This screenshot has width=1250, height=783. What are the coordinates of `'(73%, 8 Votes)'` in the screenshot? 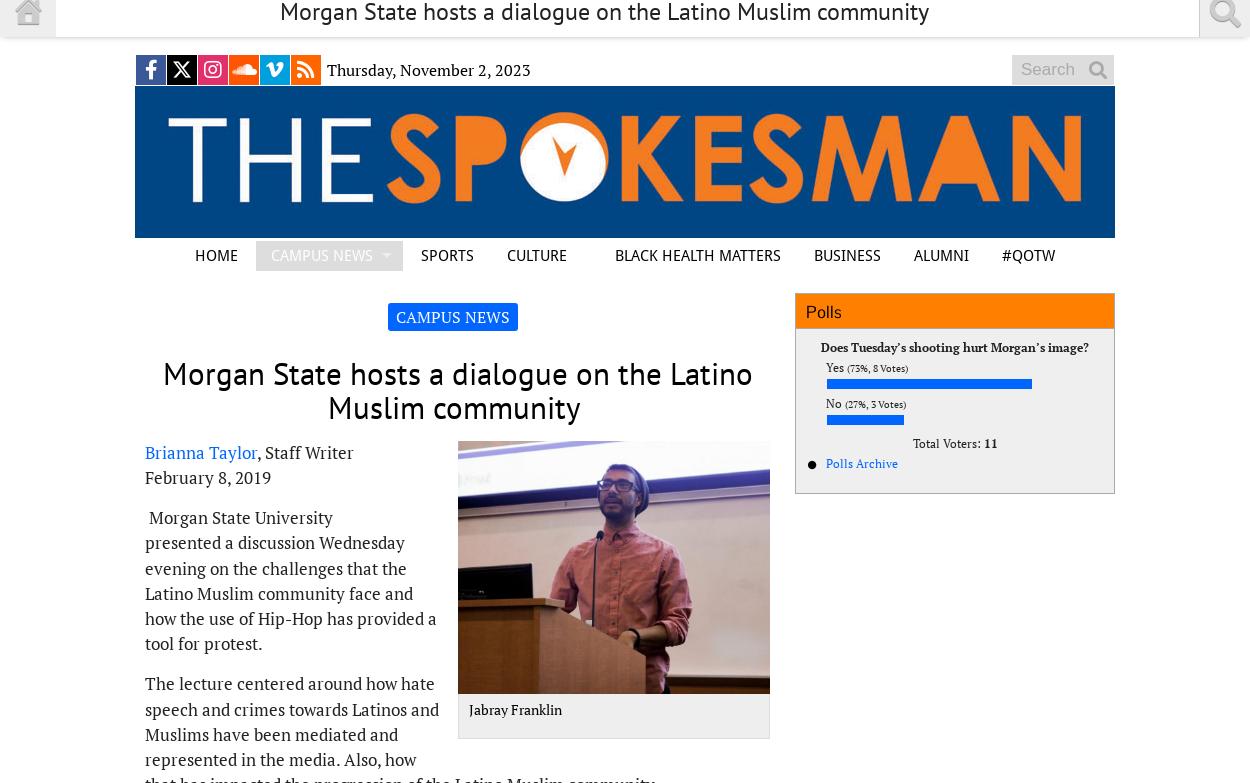 It's located at (877, 368).